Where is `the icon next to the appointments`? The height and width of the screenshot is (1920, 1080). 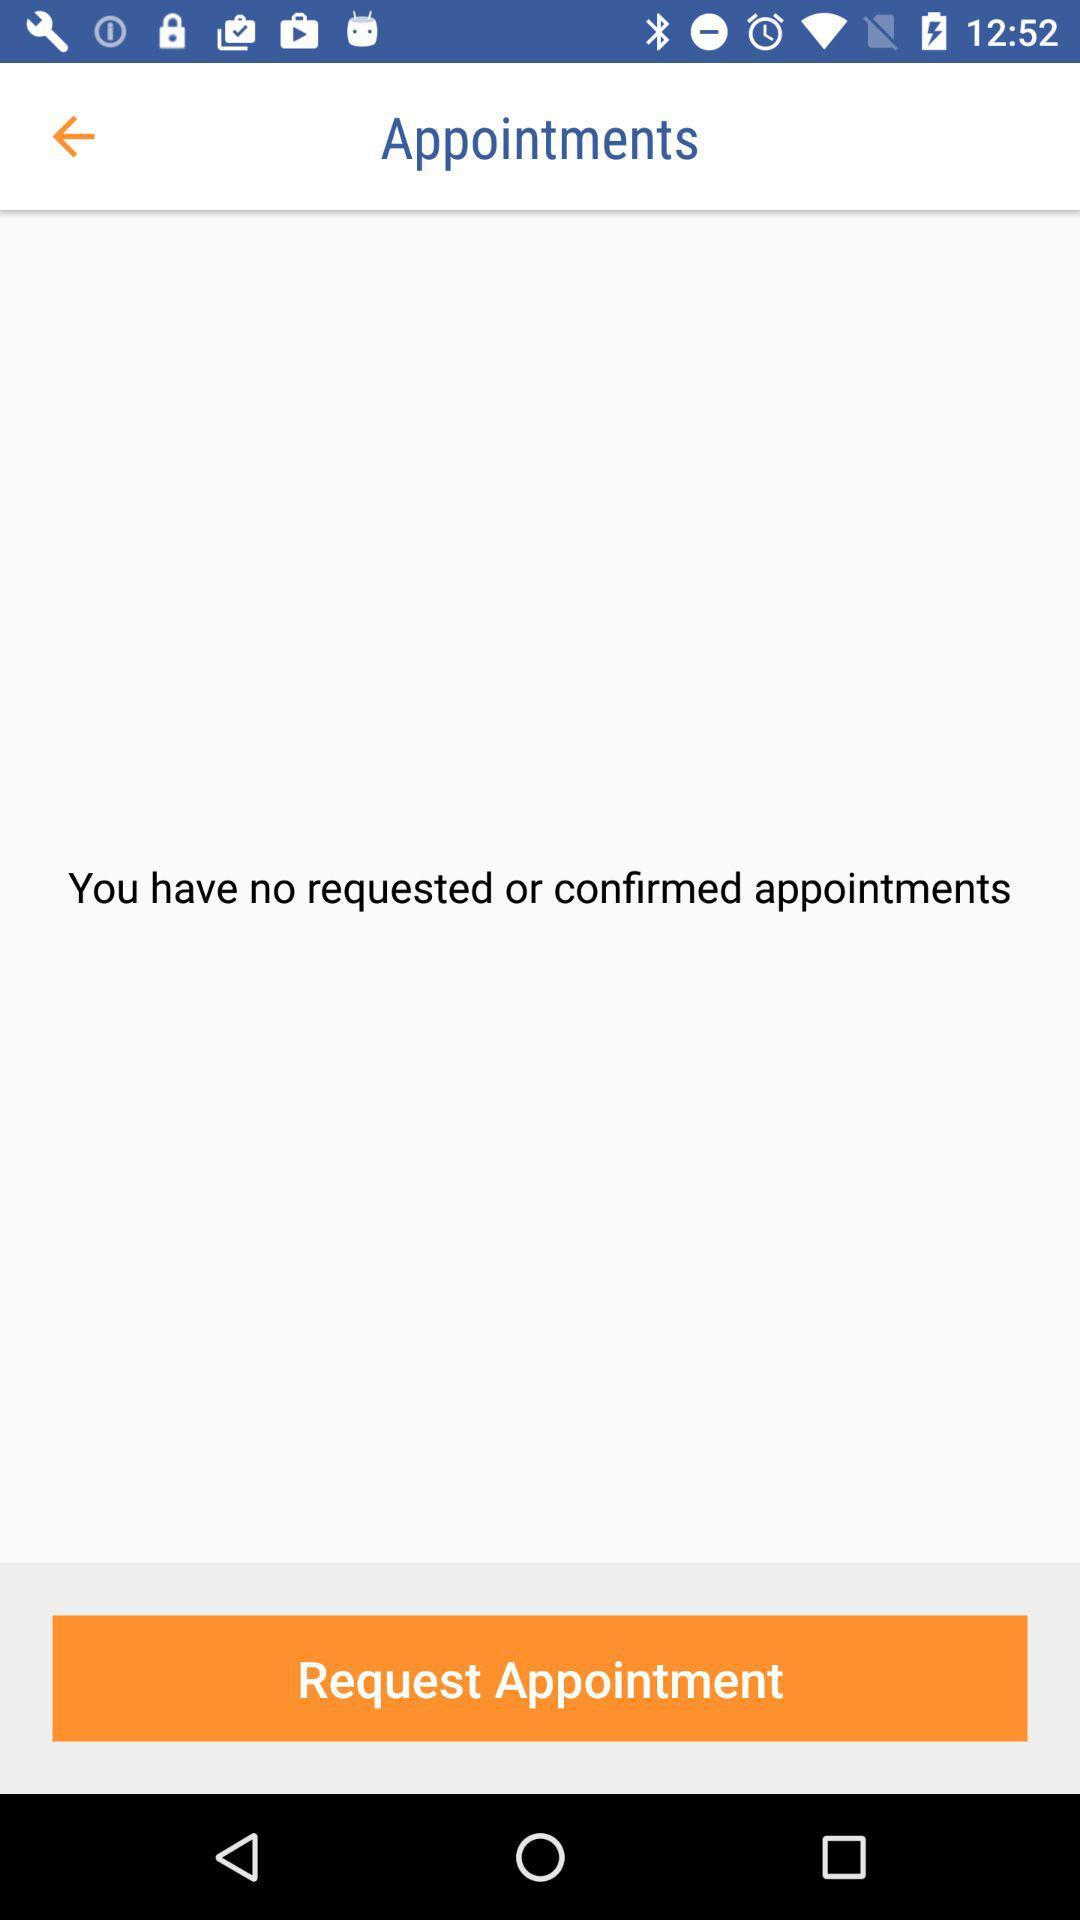
the icon next to the appointments is located at coordinates (72, 135).